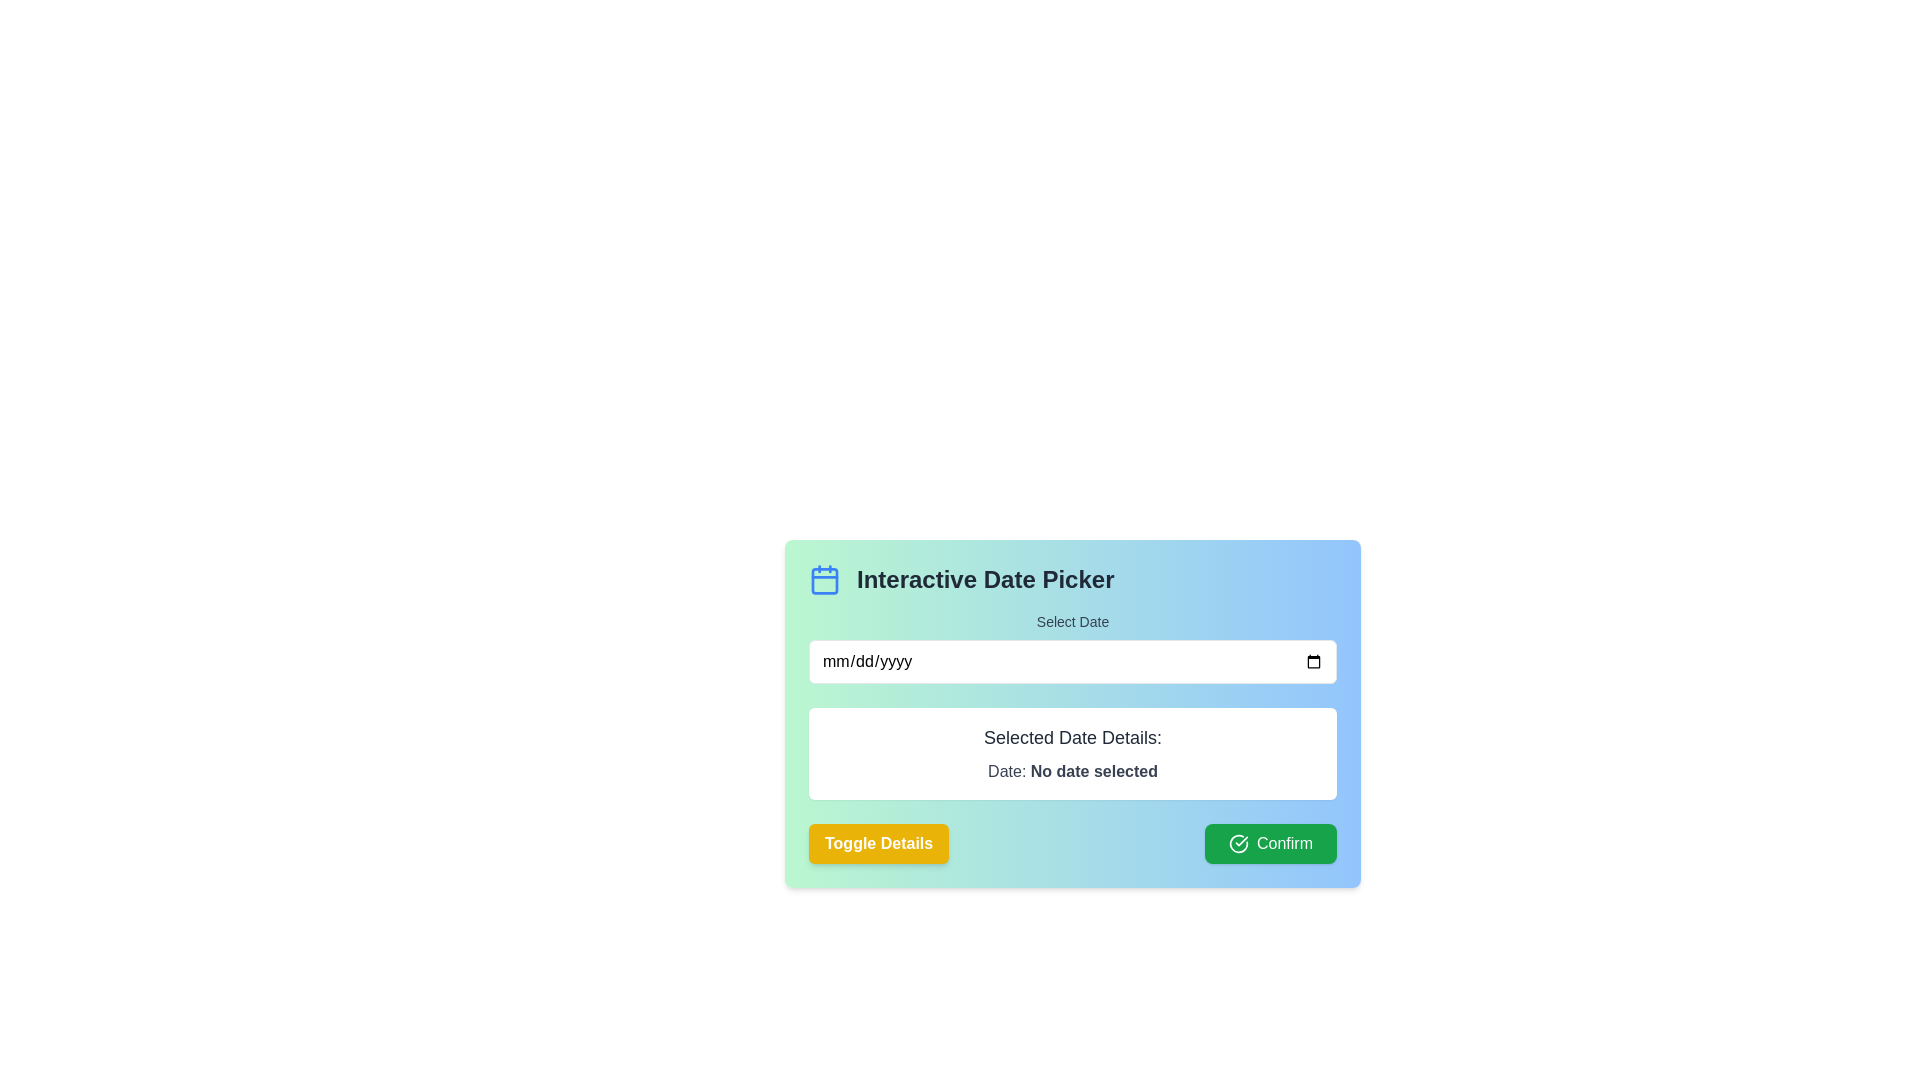  What do you see at coordinates (1237, 844) in the screenshot?
I see `the circular icon inside the 'Confirm' button located in the bottom-right corner of the 'Interactive Date Picker' dialog box` at bounding box center [1237, 844].